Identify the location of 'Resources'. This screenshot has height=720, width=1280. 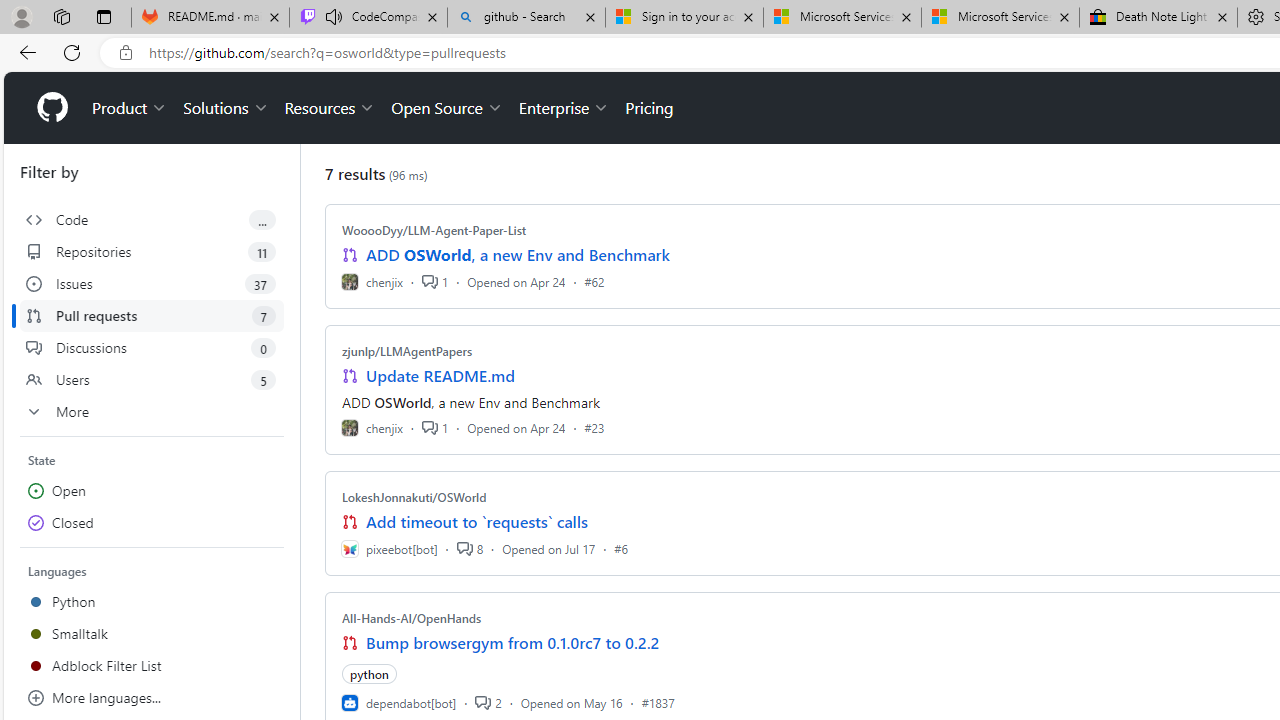
(330, 108).